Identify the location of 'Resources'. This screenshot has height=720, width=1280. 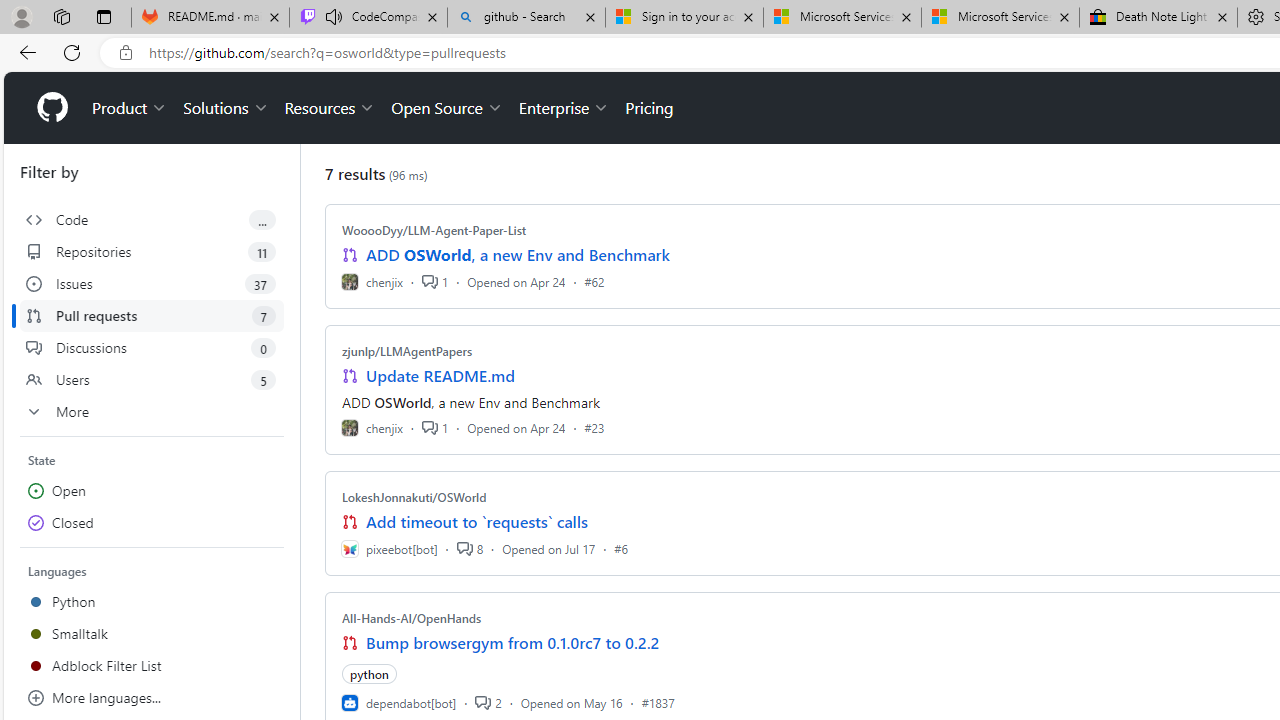
(330, 108).